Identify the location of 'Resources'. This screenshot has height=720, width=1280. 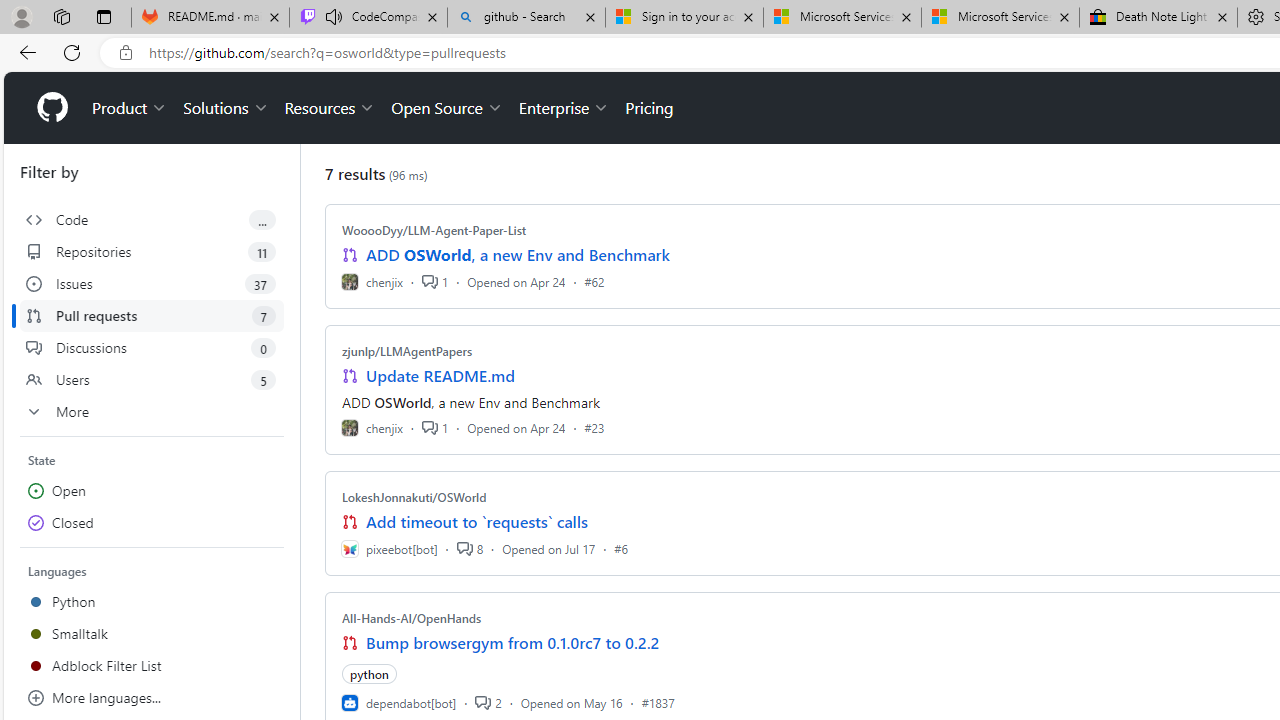
(330, 108).